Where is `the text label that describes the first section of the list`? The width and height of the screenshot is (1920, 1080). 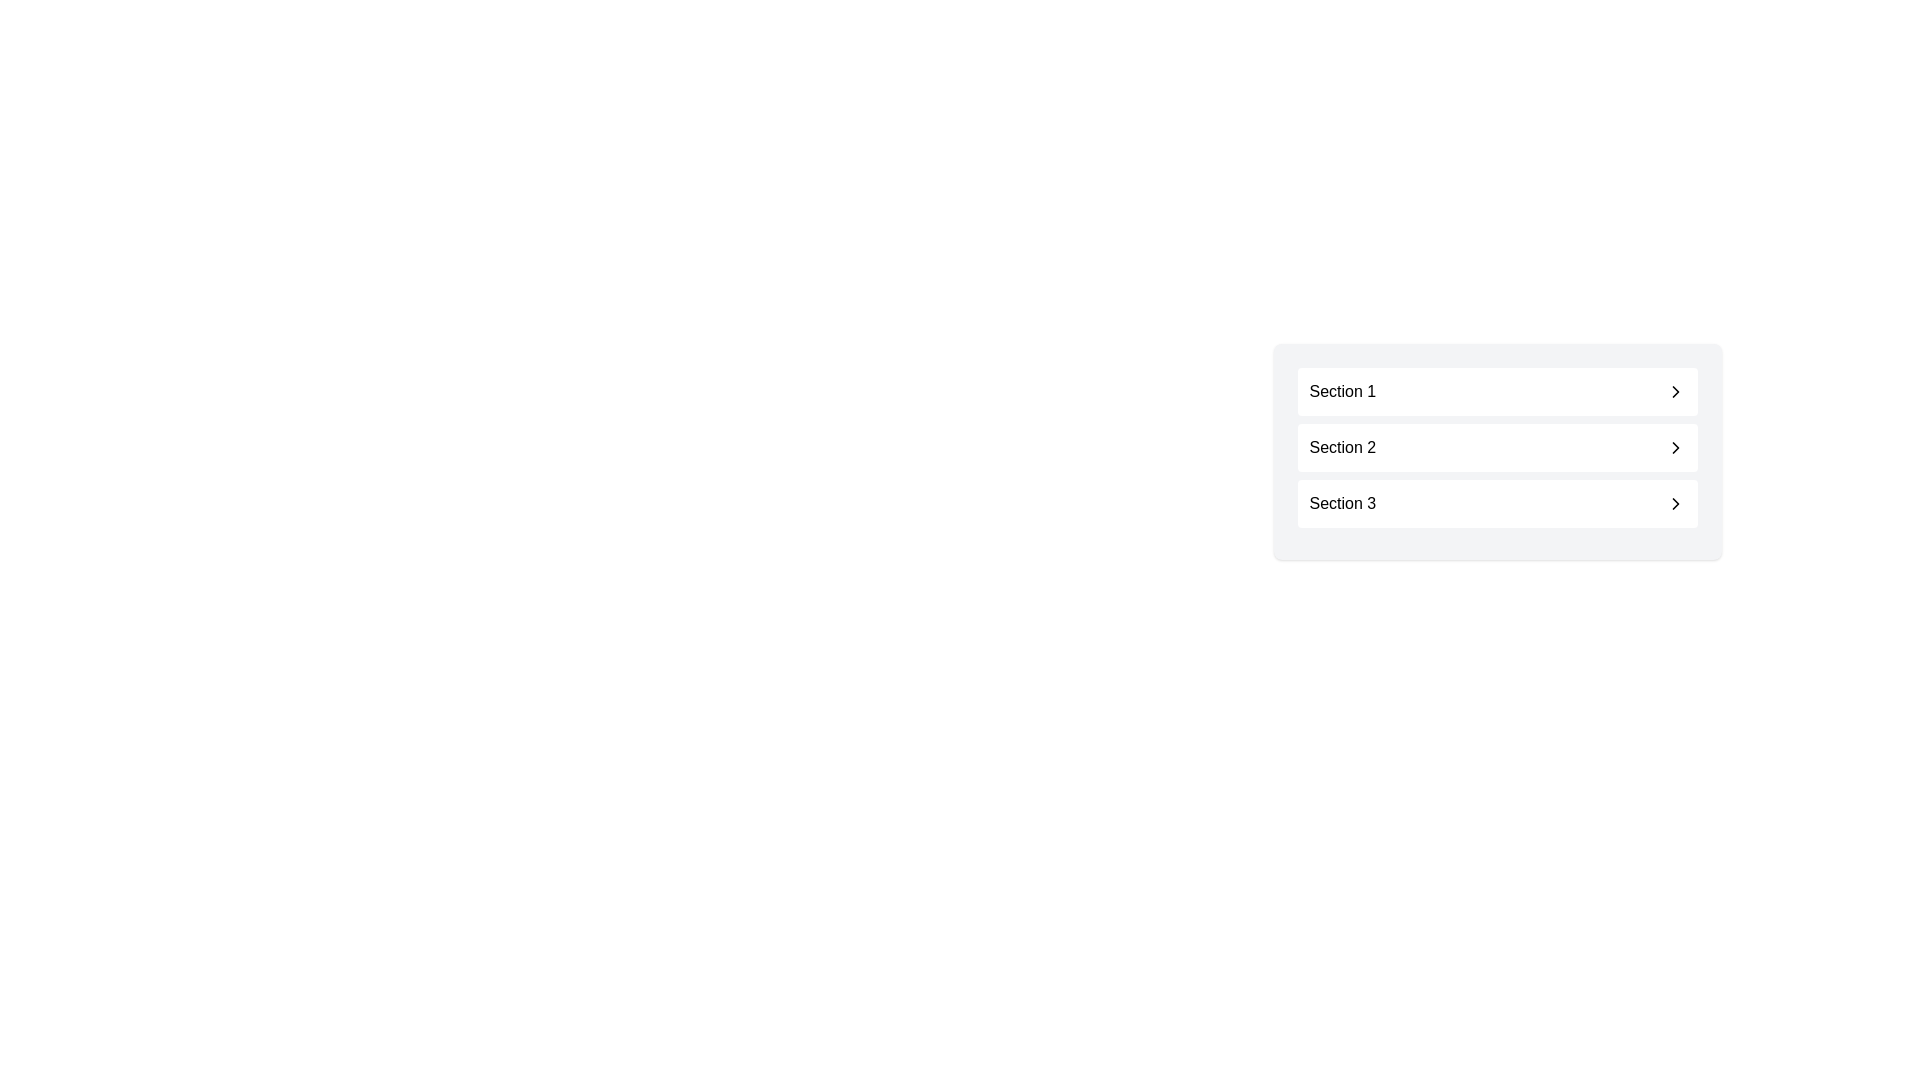
the text label that describes the first section of the list is located at coordinates (1342, 392).